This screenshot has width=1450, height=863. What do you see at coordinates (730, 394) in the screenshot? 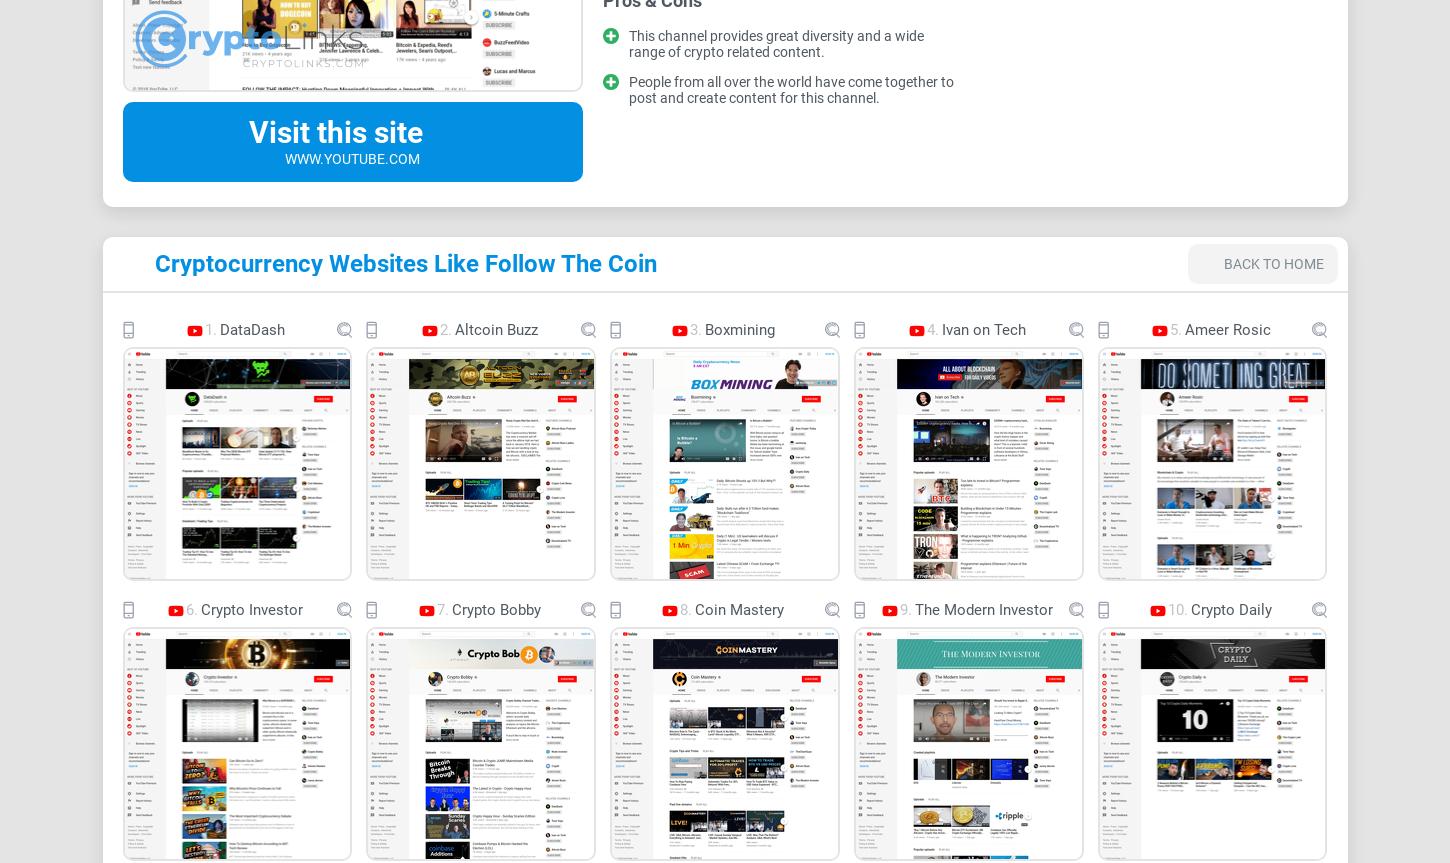
I see `'http://followthecoin.com/dogeconsf'` at bounding box center [730, 394].